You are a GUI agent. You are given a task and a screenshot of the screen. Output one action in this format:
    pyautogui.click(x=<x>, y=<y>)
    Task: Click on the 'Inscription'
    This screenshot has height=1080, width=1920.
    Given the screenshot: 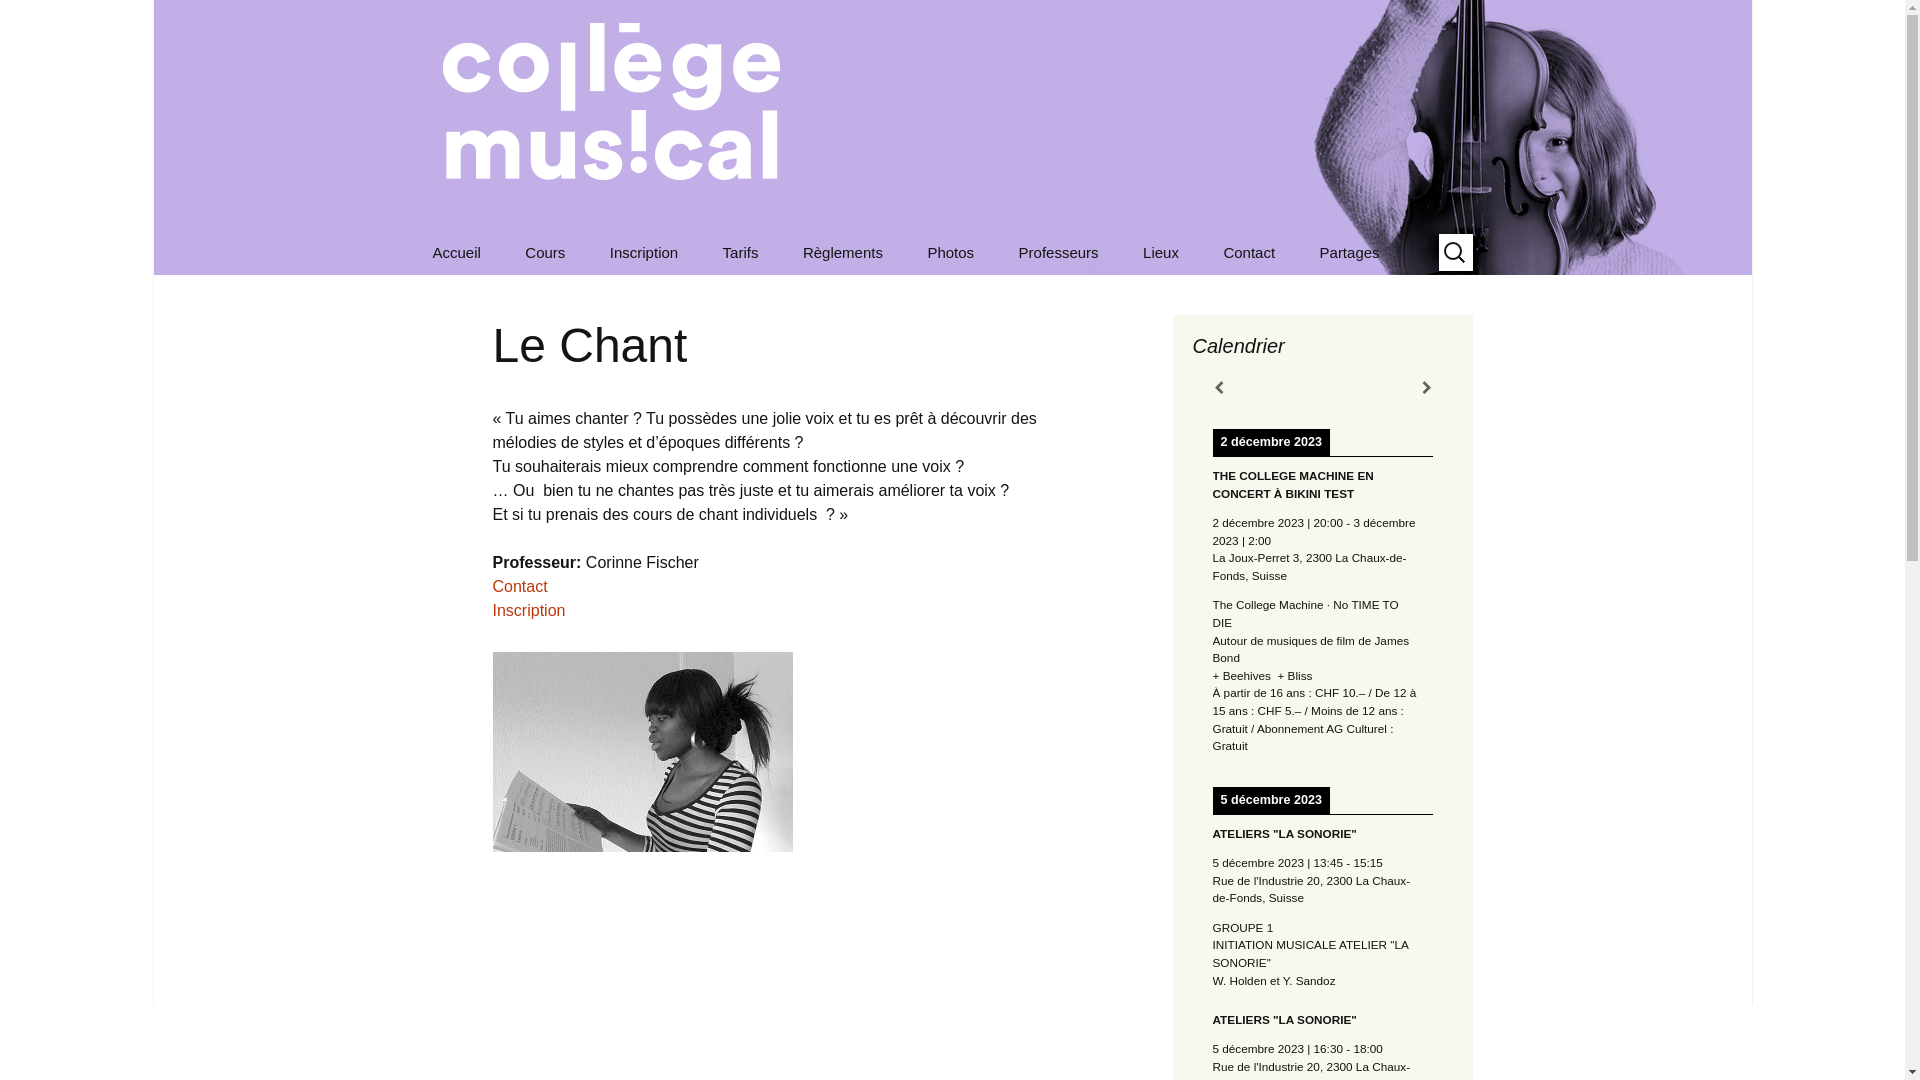 What is the action you would take?
    pyautogui.click(x=528, y=609)
    